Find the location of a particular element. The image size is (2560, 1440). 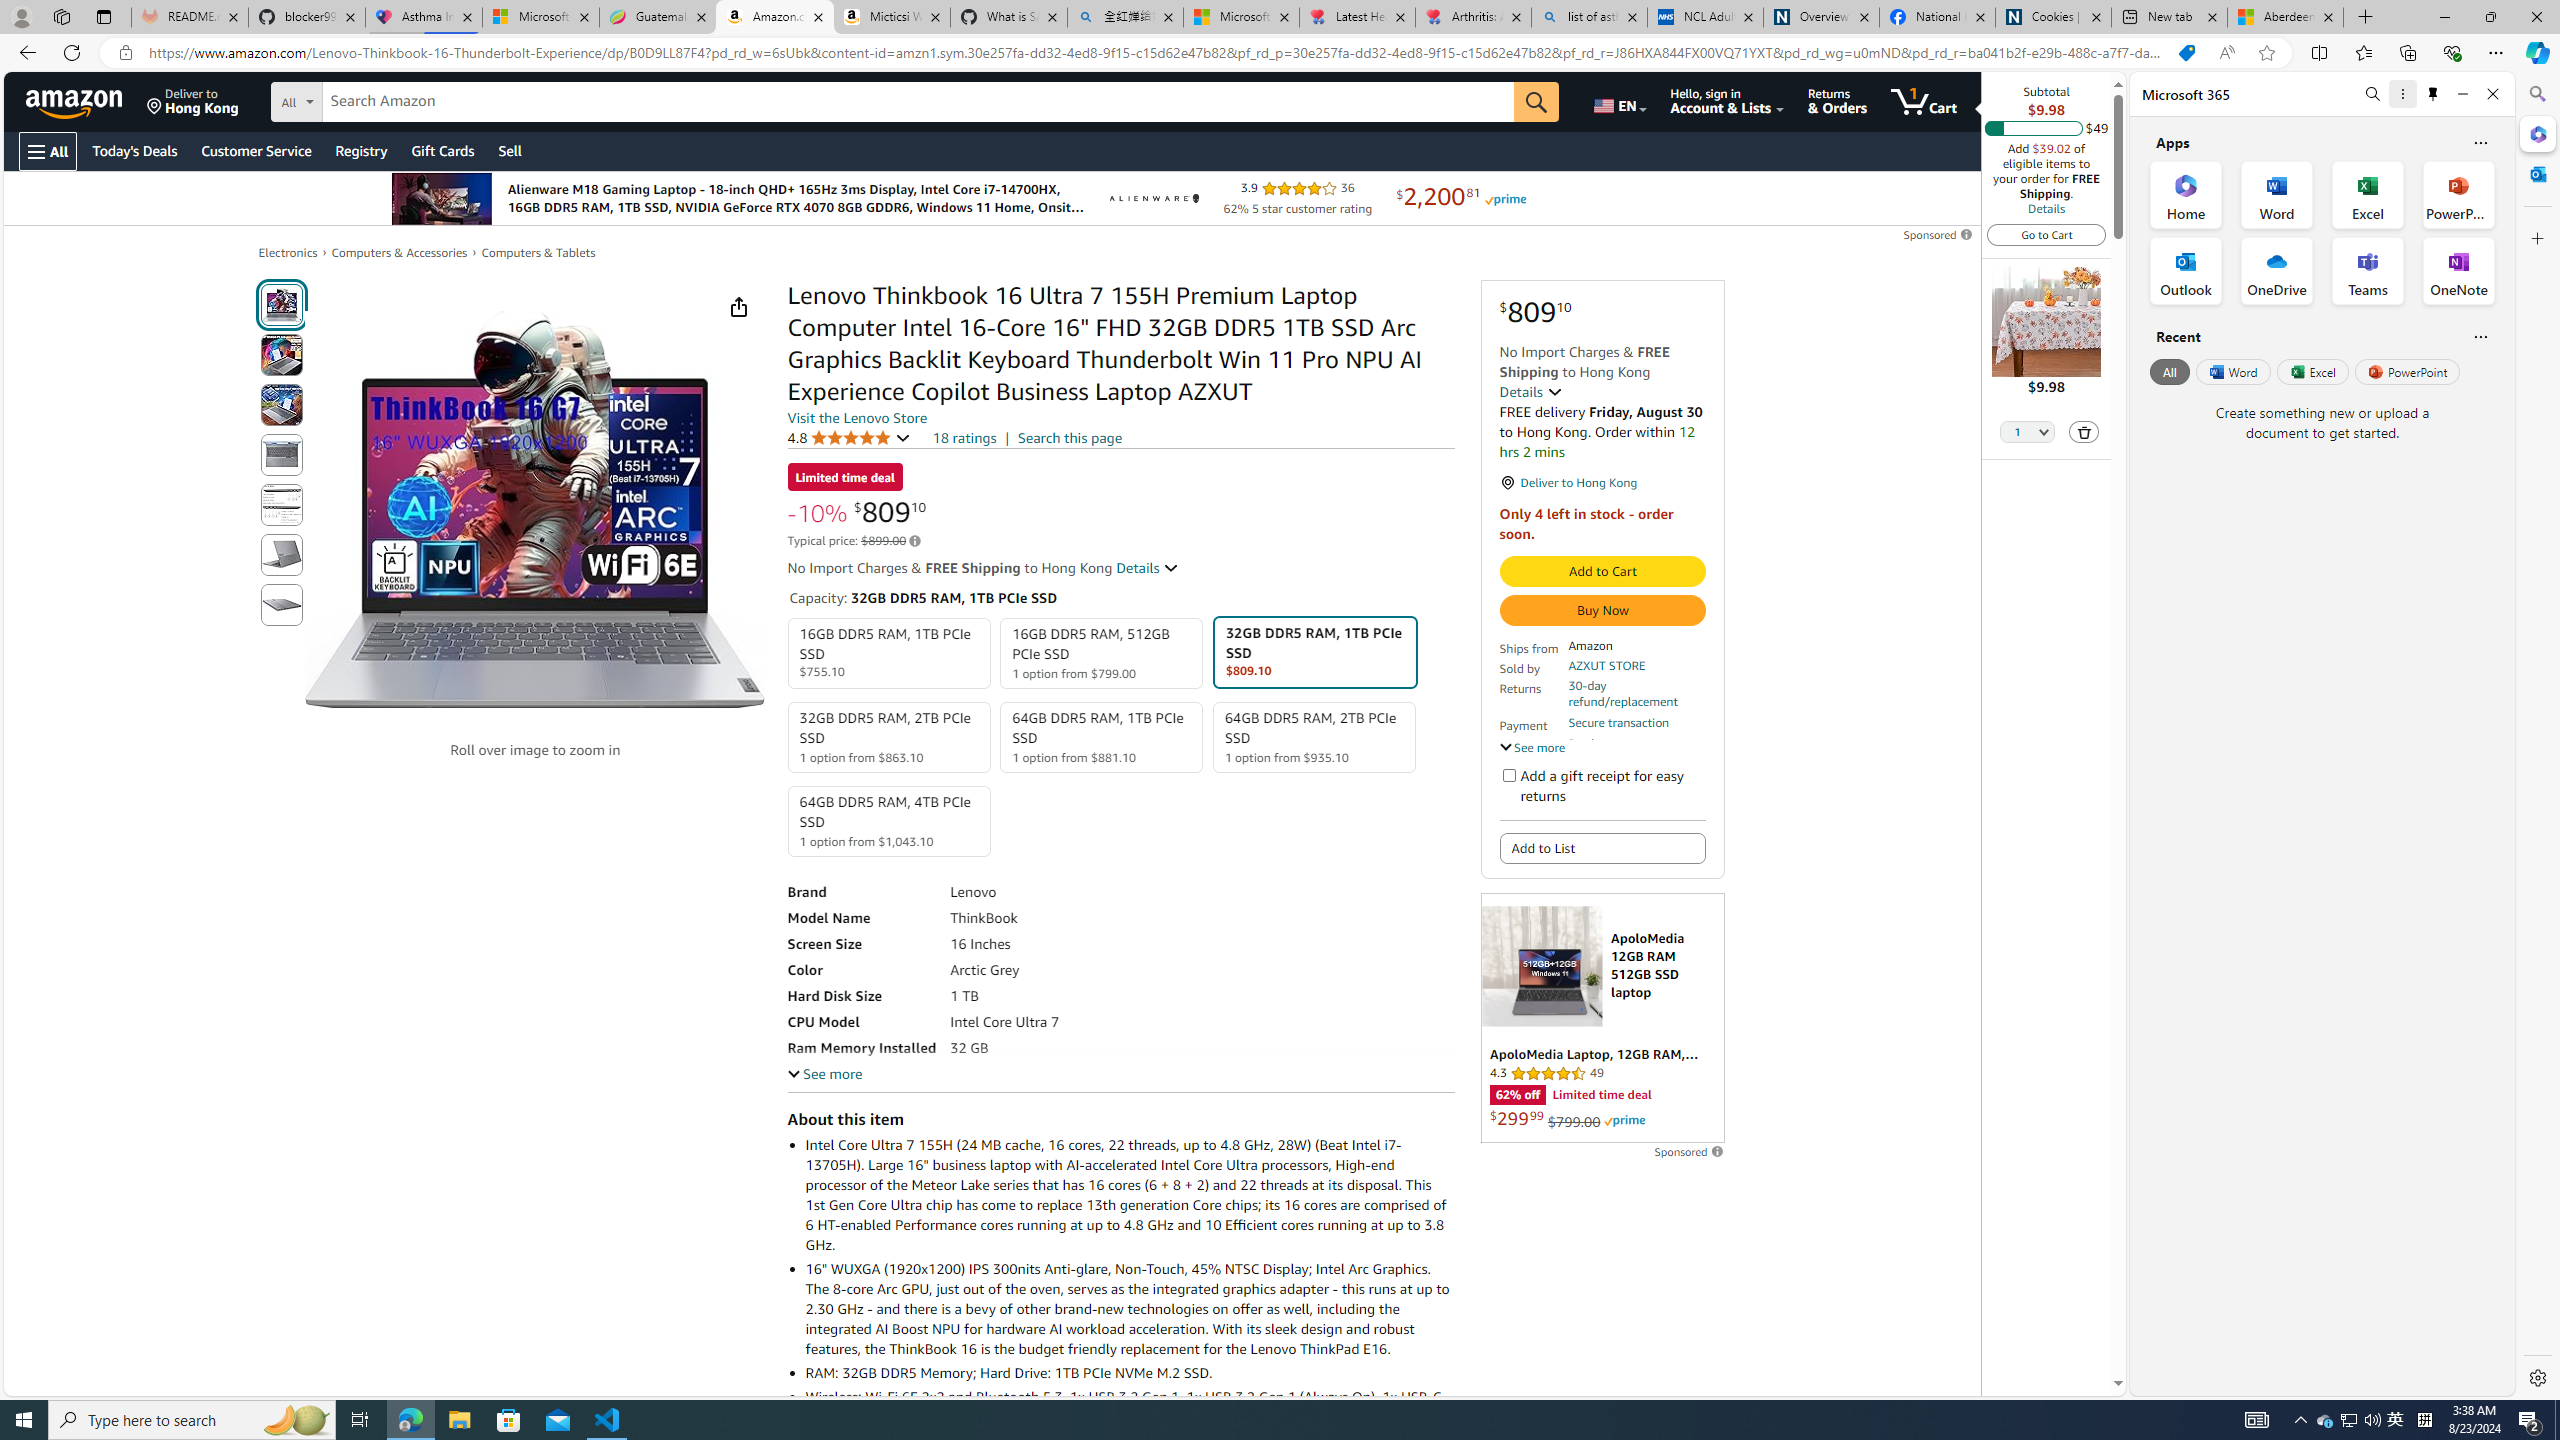

'Add a gift receipt for easy returns' is located at coordinates (1508, 774).